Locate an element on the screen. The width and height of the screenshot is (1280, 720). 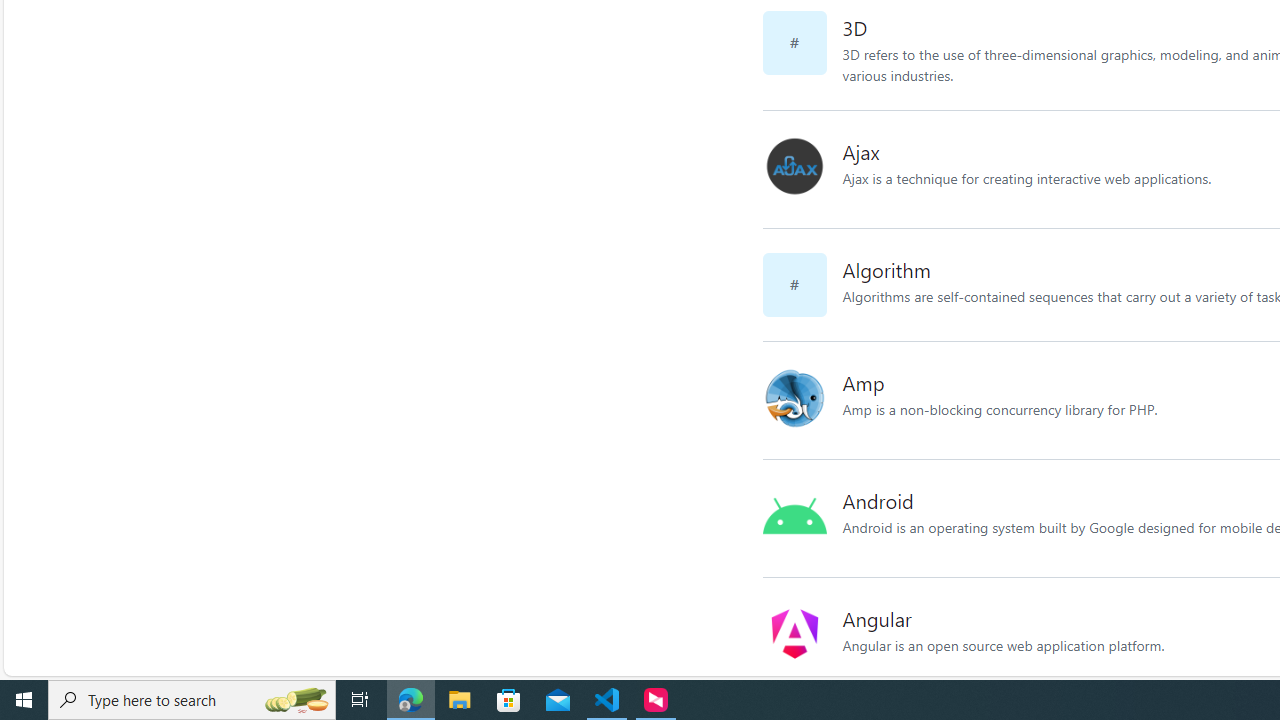
'ajax' is located at coordinates (802, 168).